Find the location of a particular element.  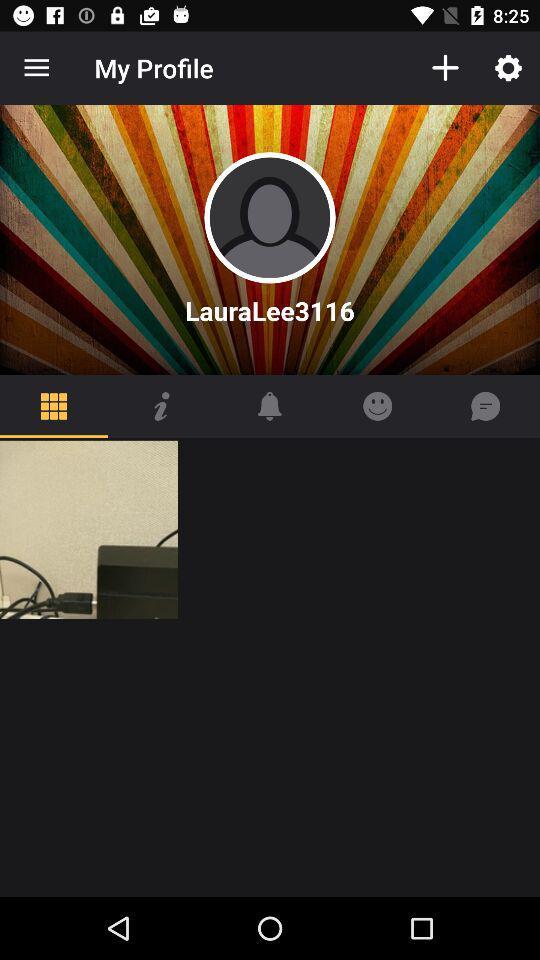

item next to the my profile icon is located at coordinates (36, 68).